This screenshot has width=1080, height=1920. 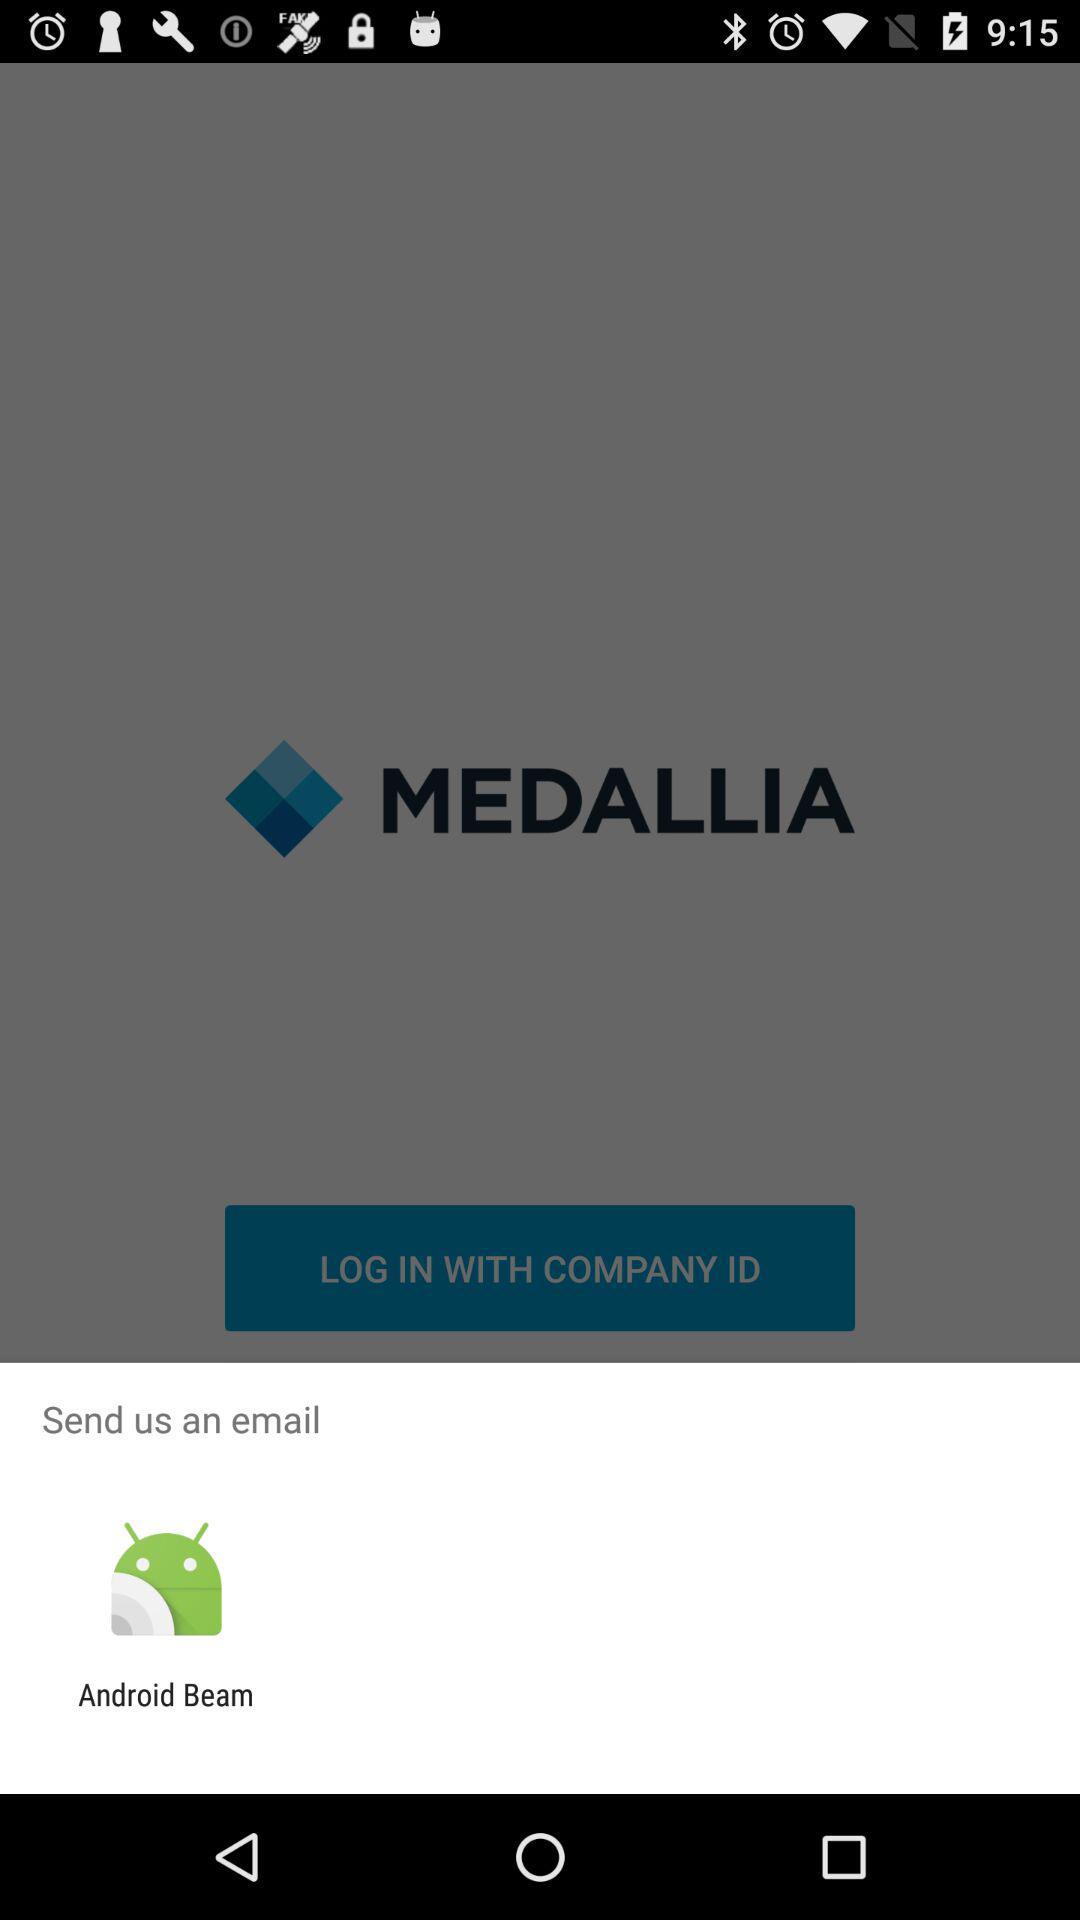 What do you see at coordinates (165, 1579) in the screenshot?
I see `icon above the android beam icon` at bounding box center [165, 1579].